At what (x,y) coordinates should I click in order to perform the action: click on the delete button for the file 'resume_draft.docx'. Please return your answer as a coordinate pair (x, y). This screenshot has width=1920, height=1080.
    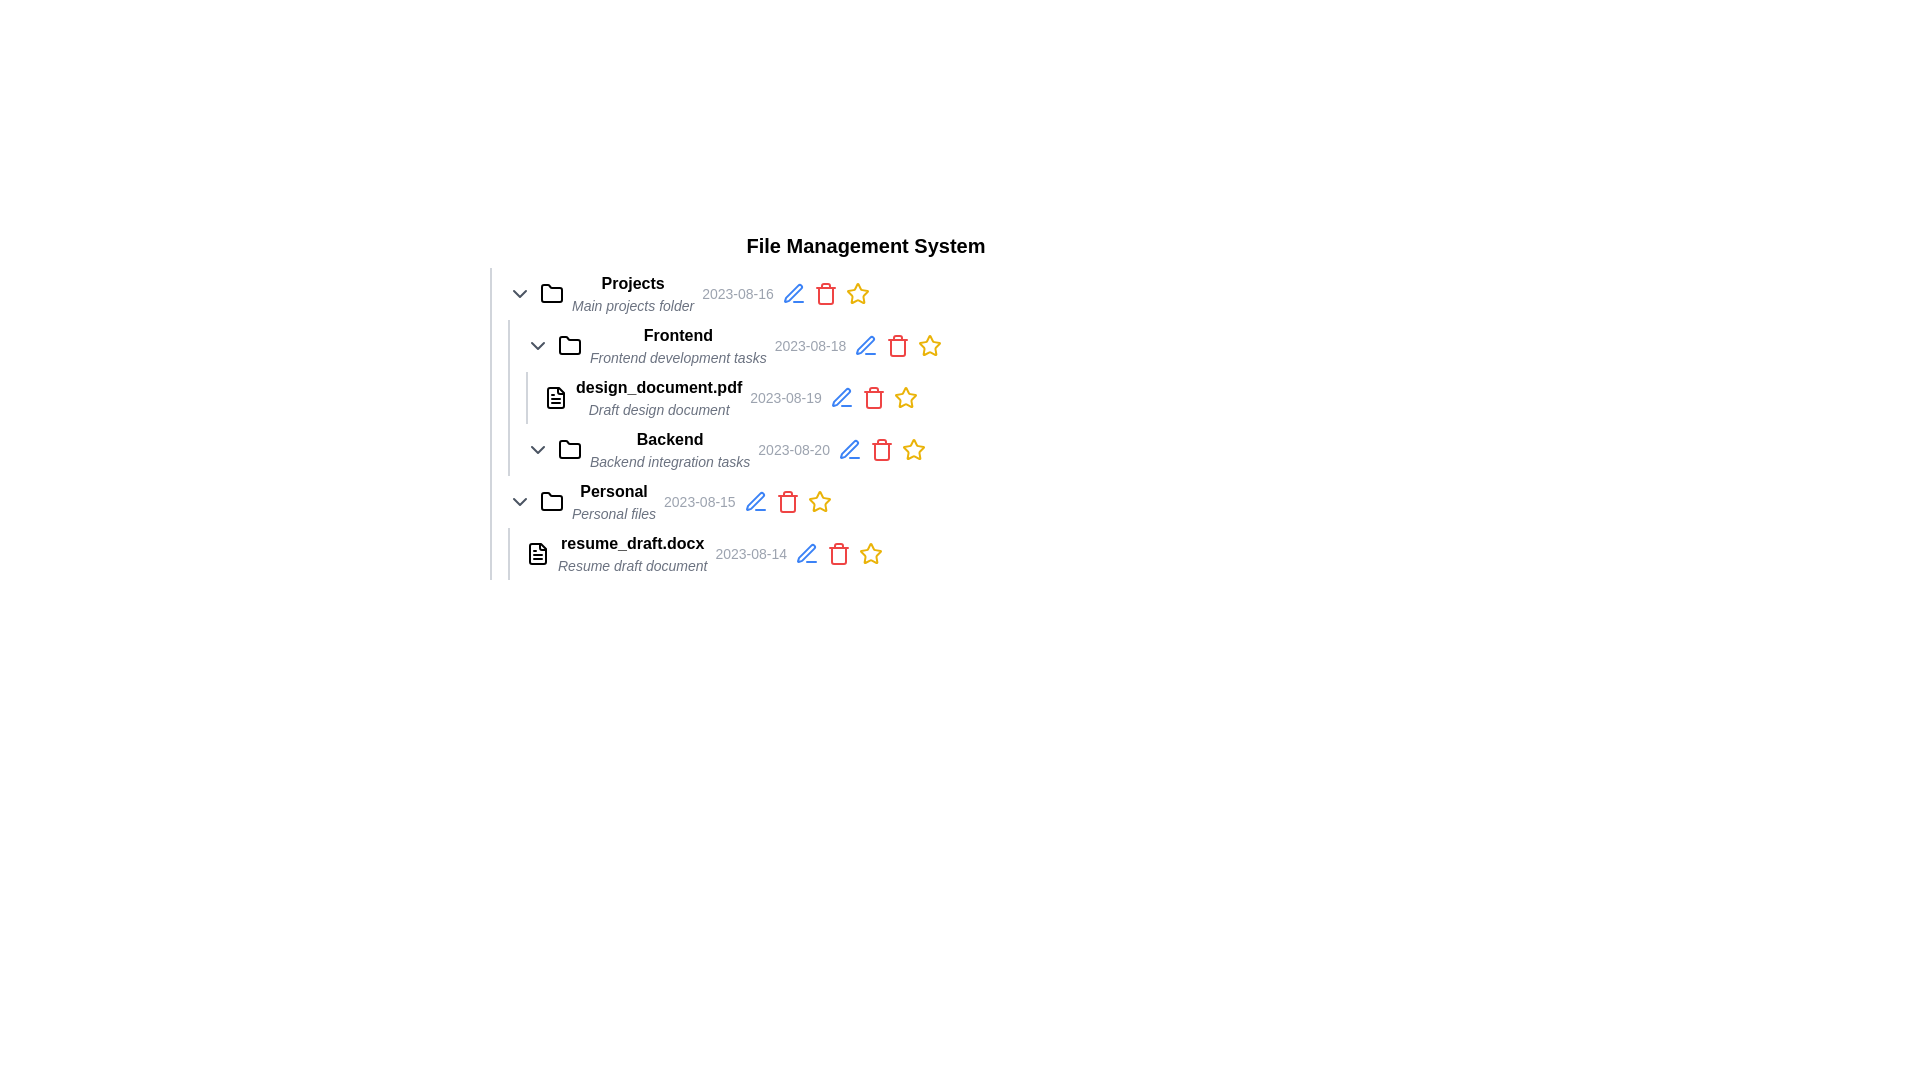
    Looking at the image, I should click on (839, 554).